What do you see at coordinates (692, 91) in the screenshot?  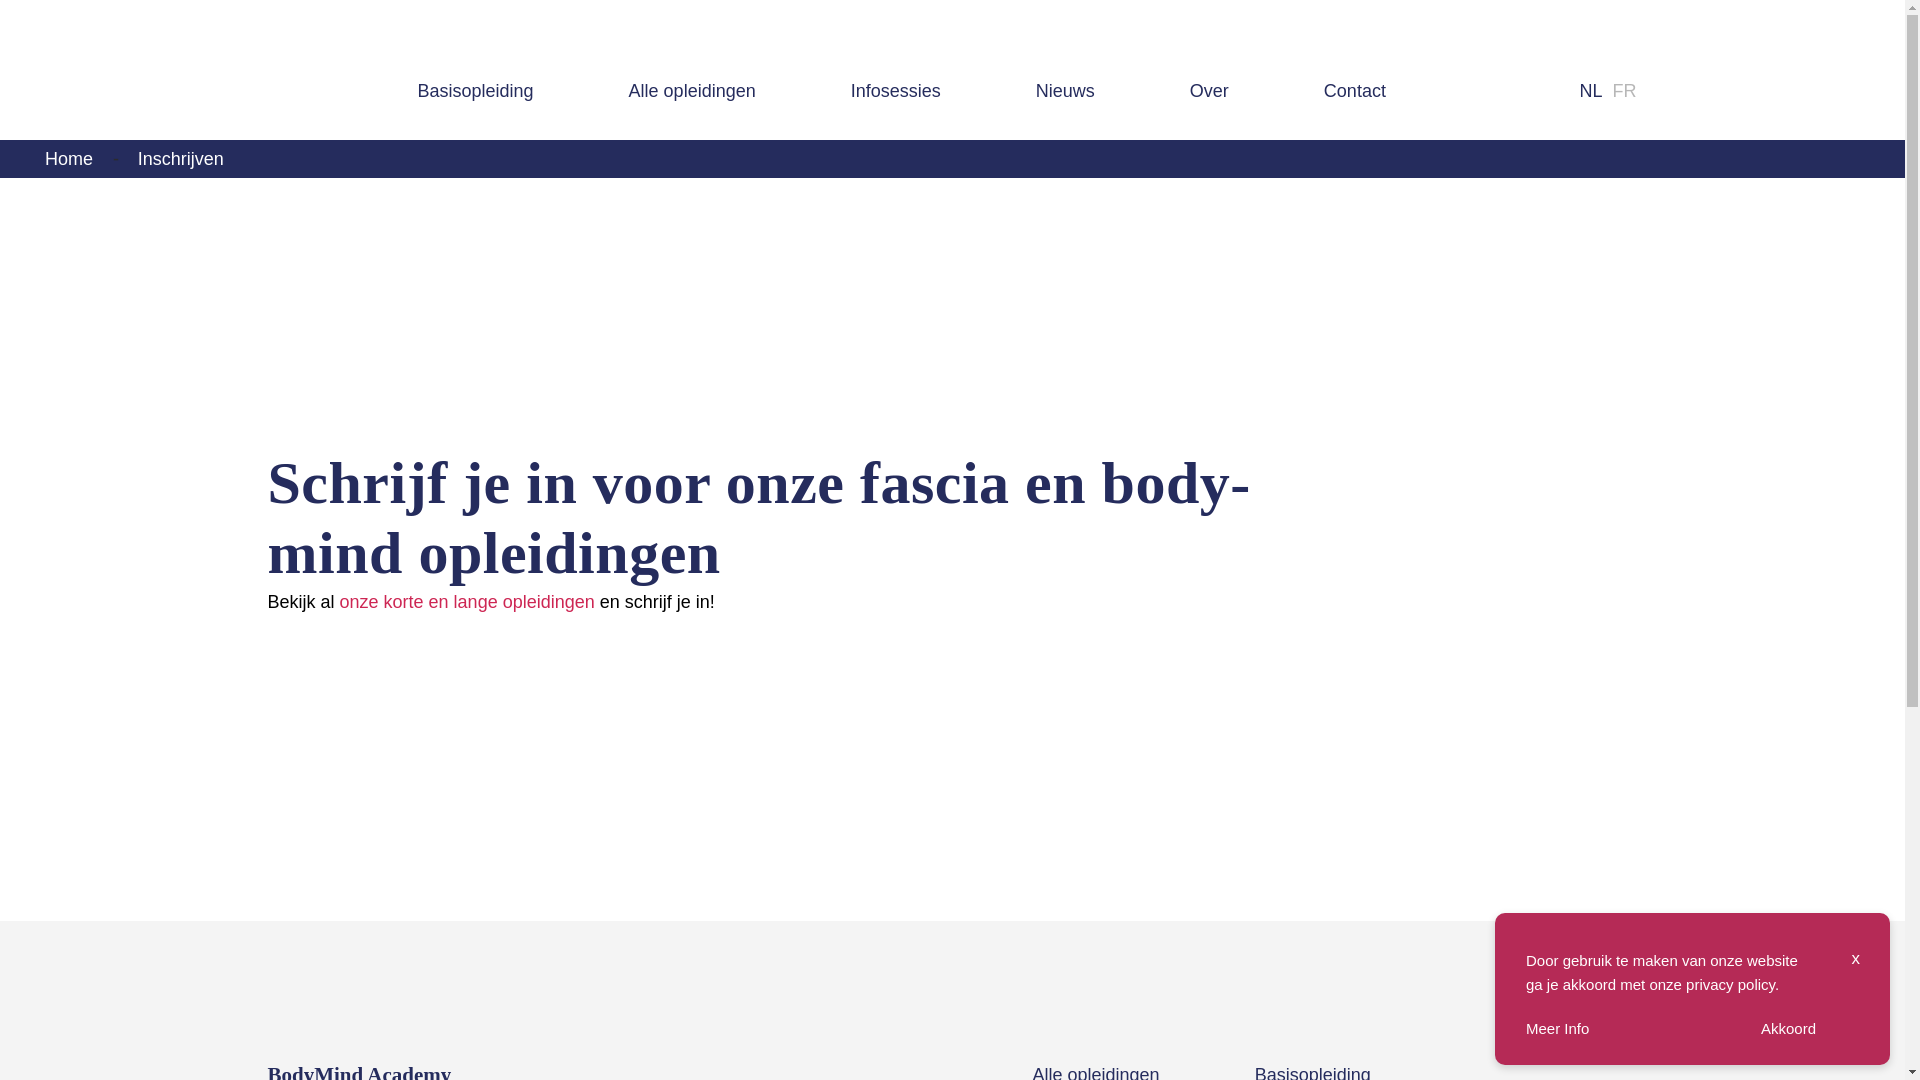 I see `'Alle opleidingen'` at bounding box center [692, 91].